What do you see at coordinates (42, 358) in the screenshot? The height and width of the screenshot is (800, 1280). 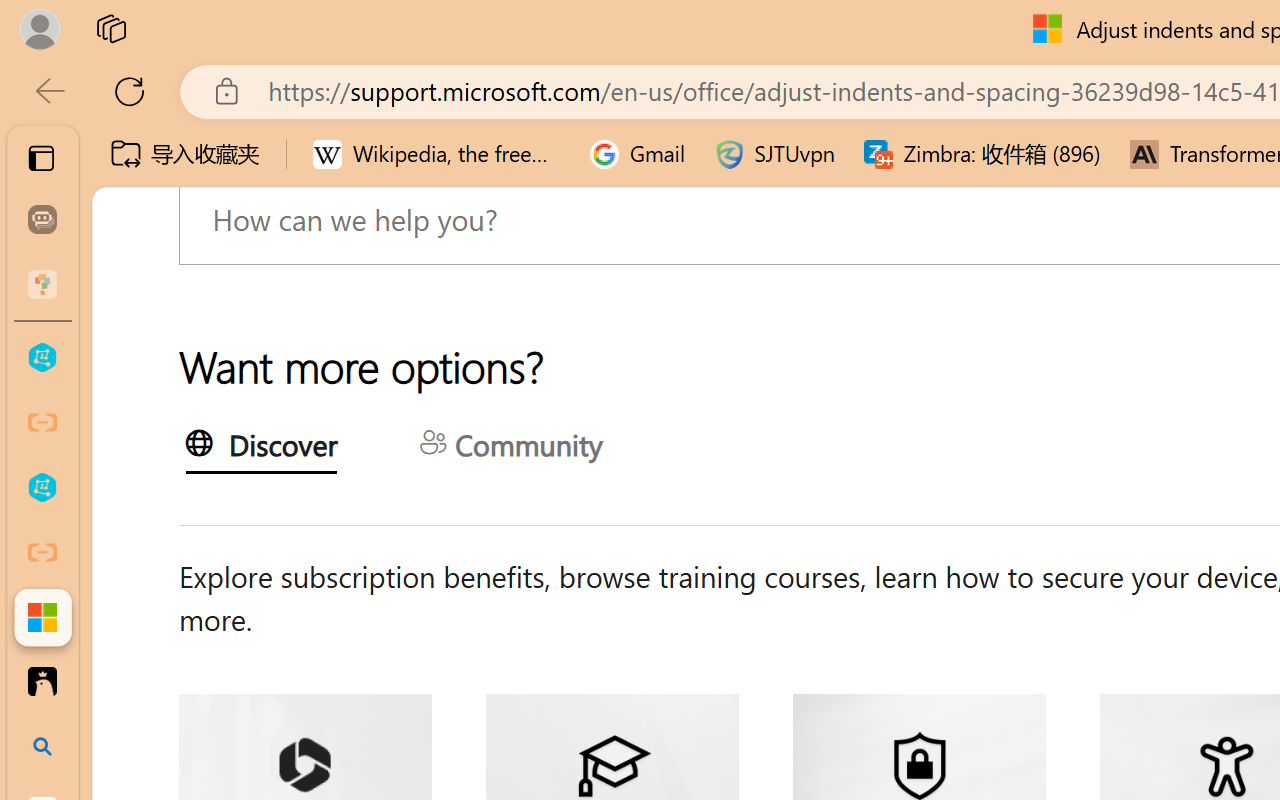 I see `'wangyian_dsw - DSW'` at bounding box center [42, 358].